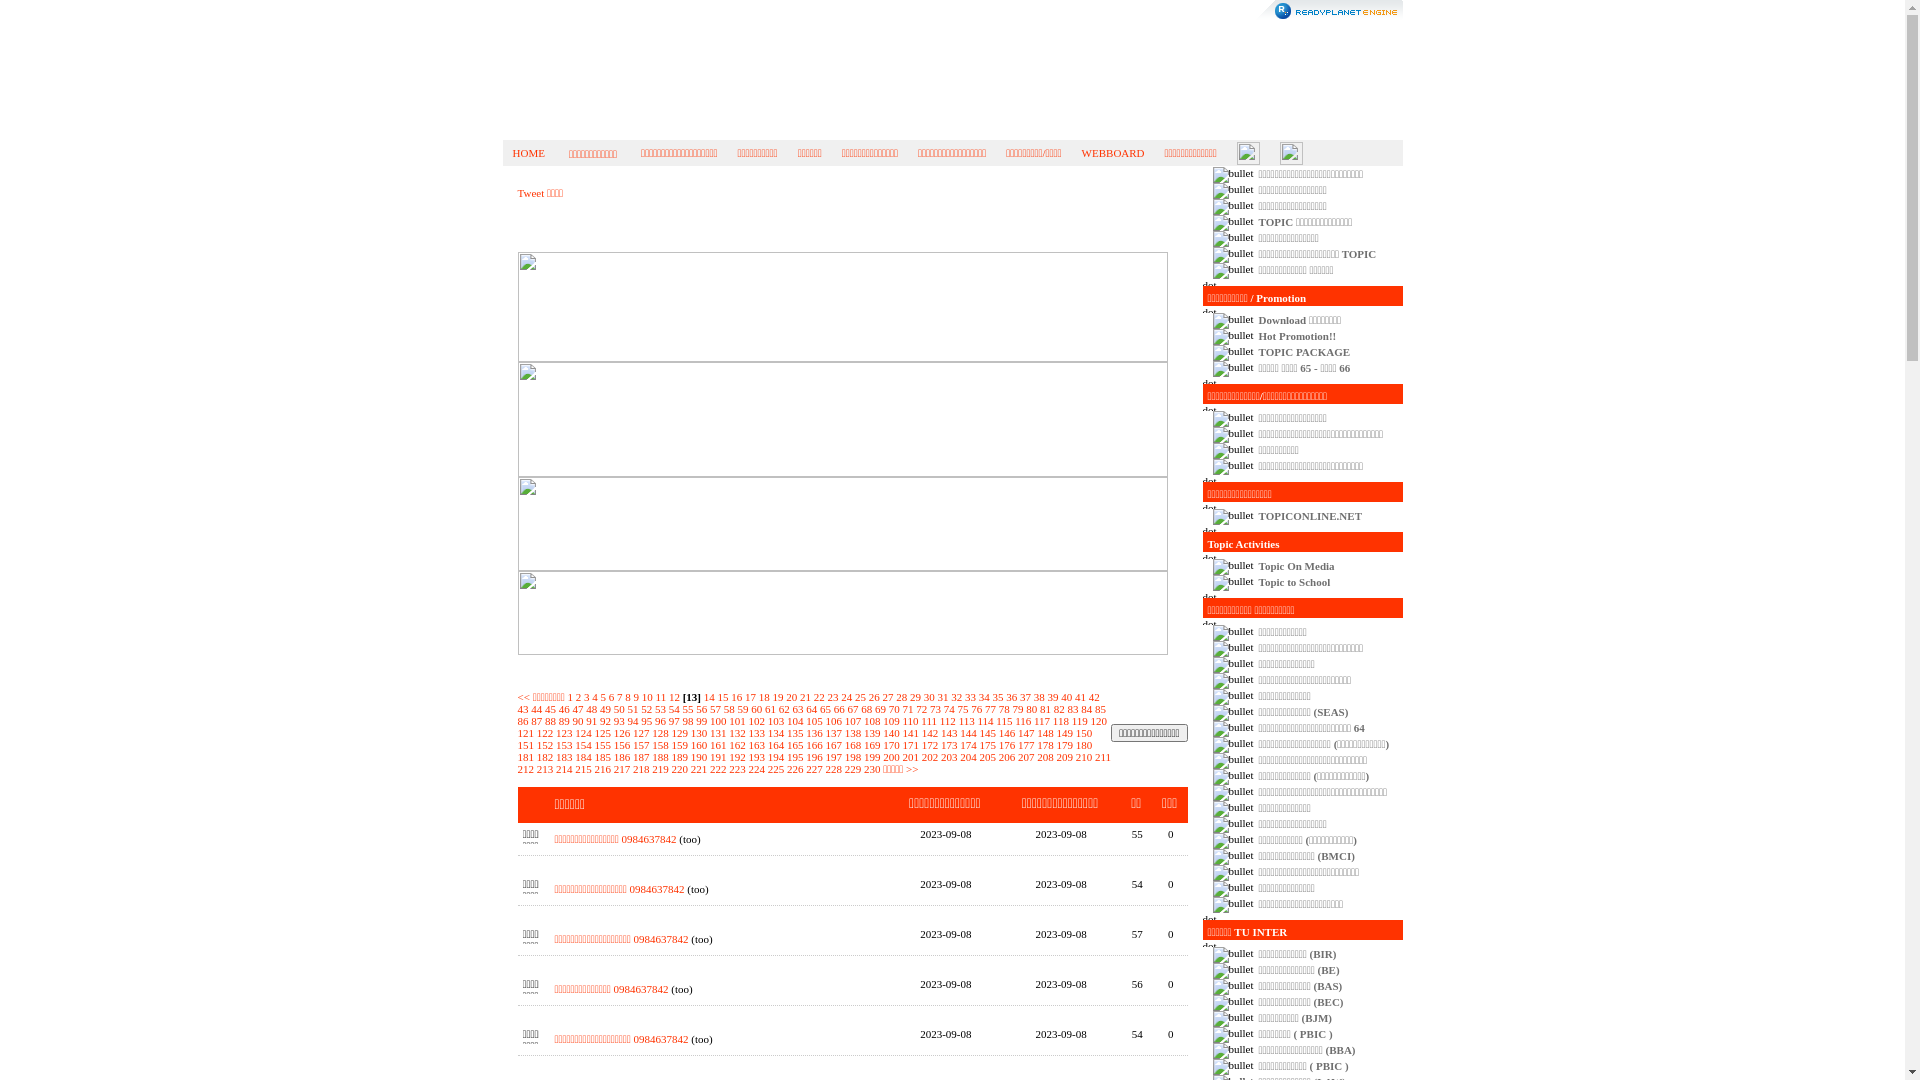 This screenshot has height=1080, width=1920. Describe the element at coordinates (570, 721) in the screenshot. I see `'90'` at that location.